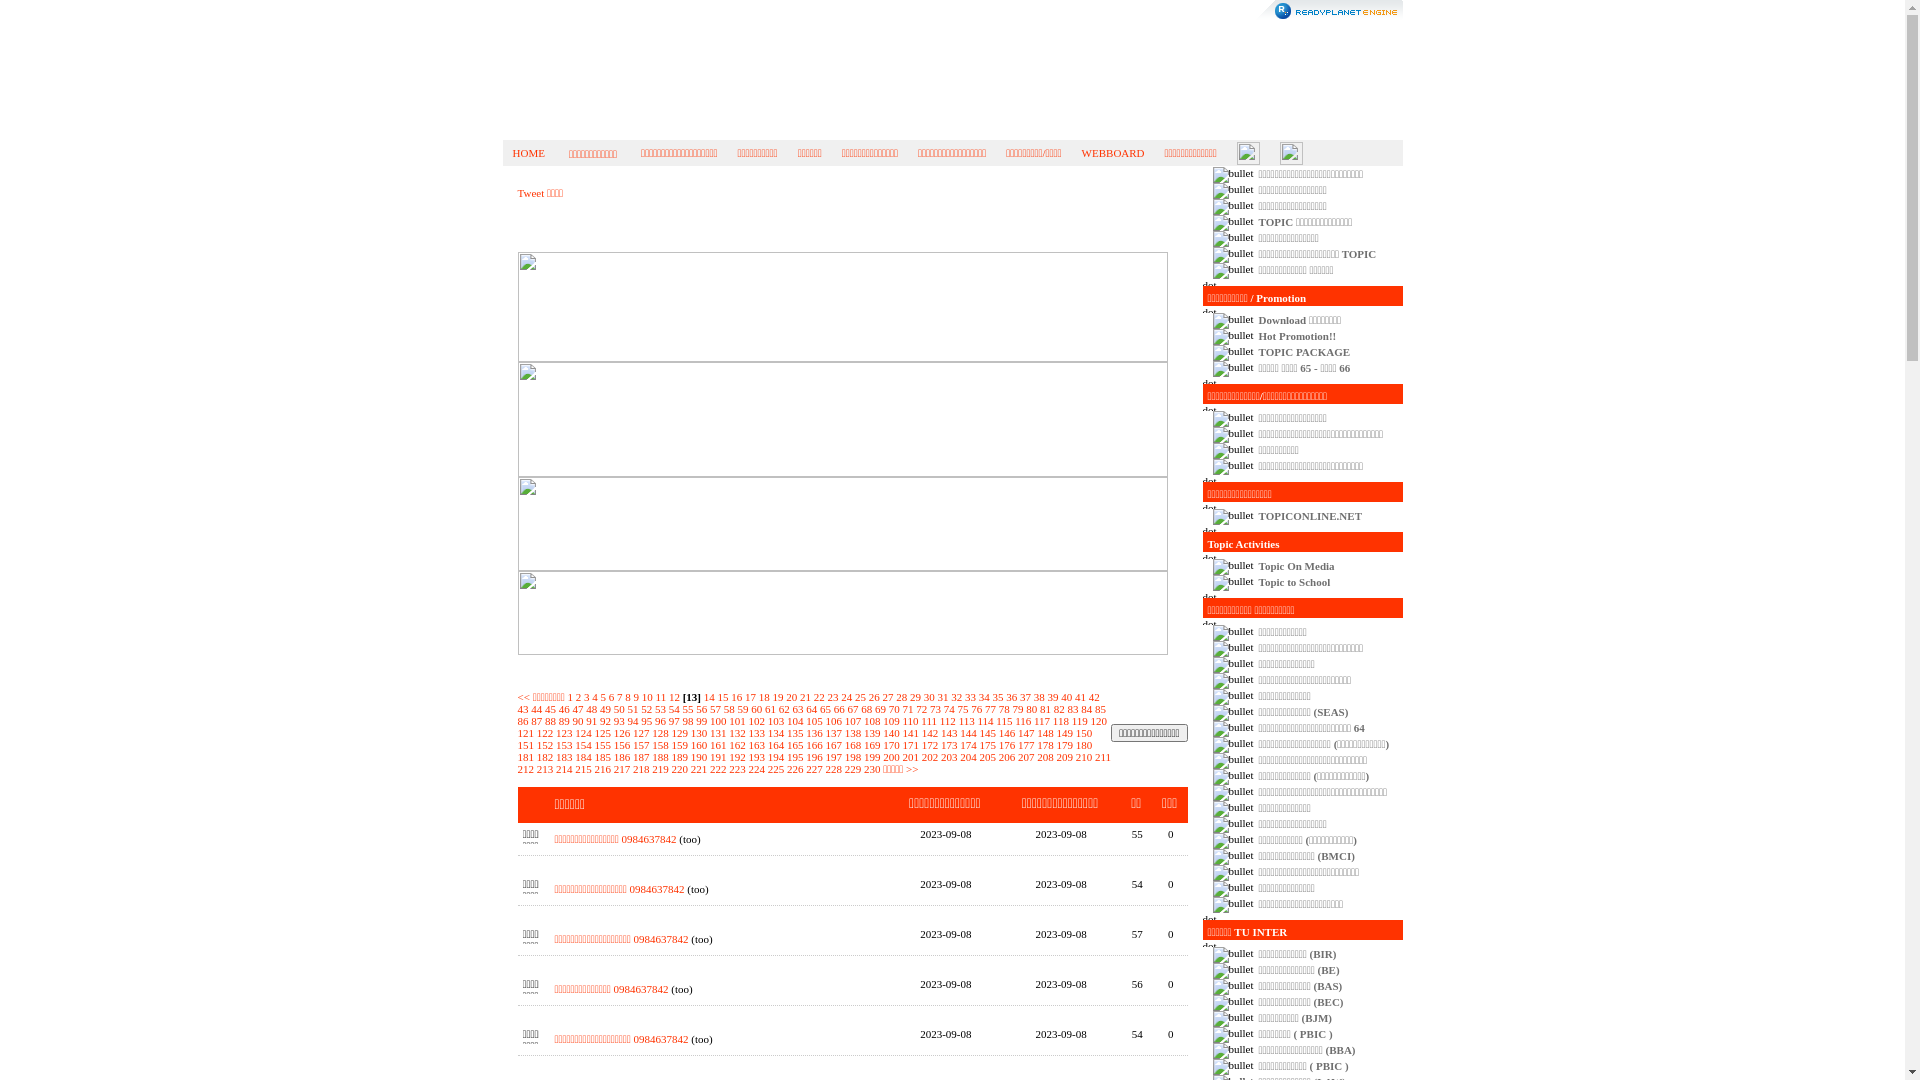 This screenshot has height=1080, width=1920. Describe the element at coordinates (570, 721) in the screenshot. I see `'90'` at that location.